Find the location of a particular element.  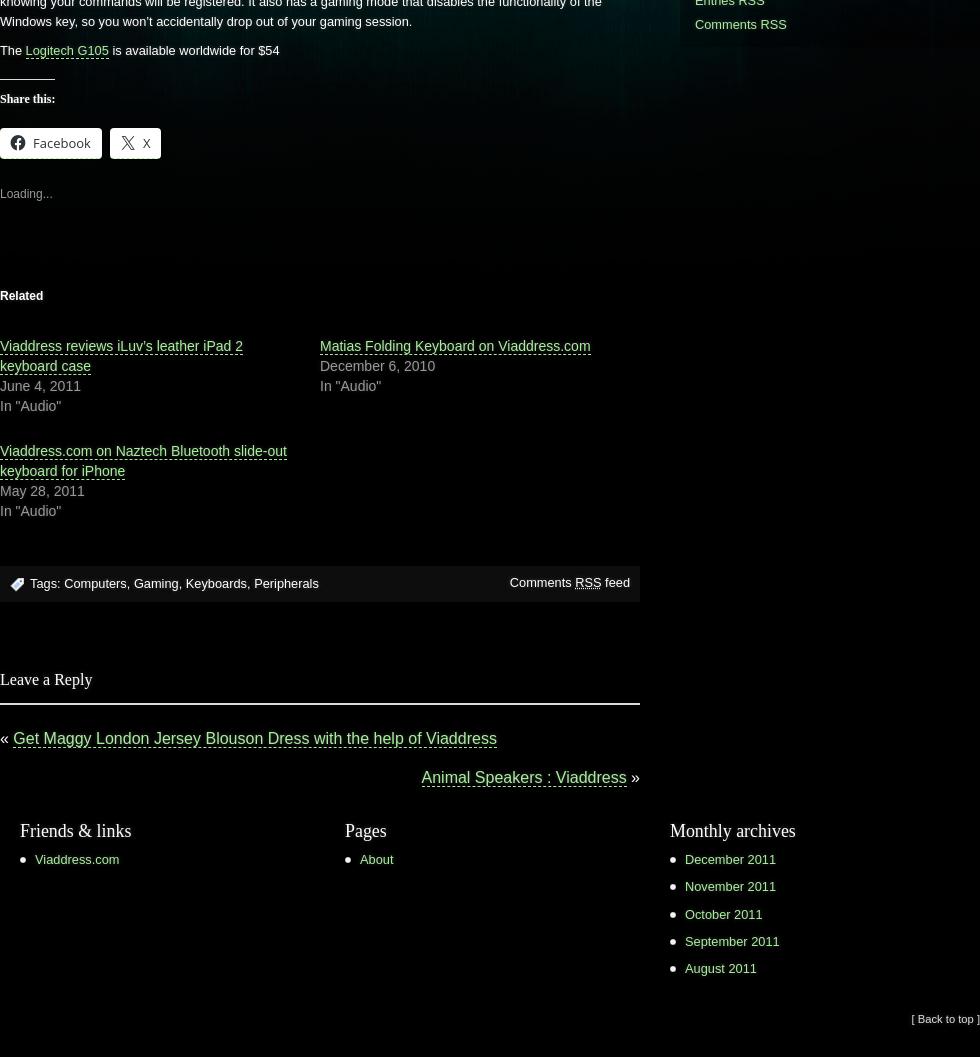

'About' is located at coordinates (376, 858).